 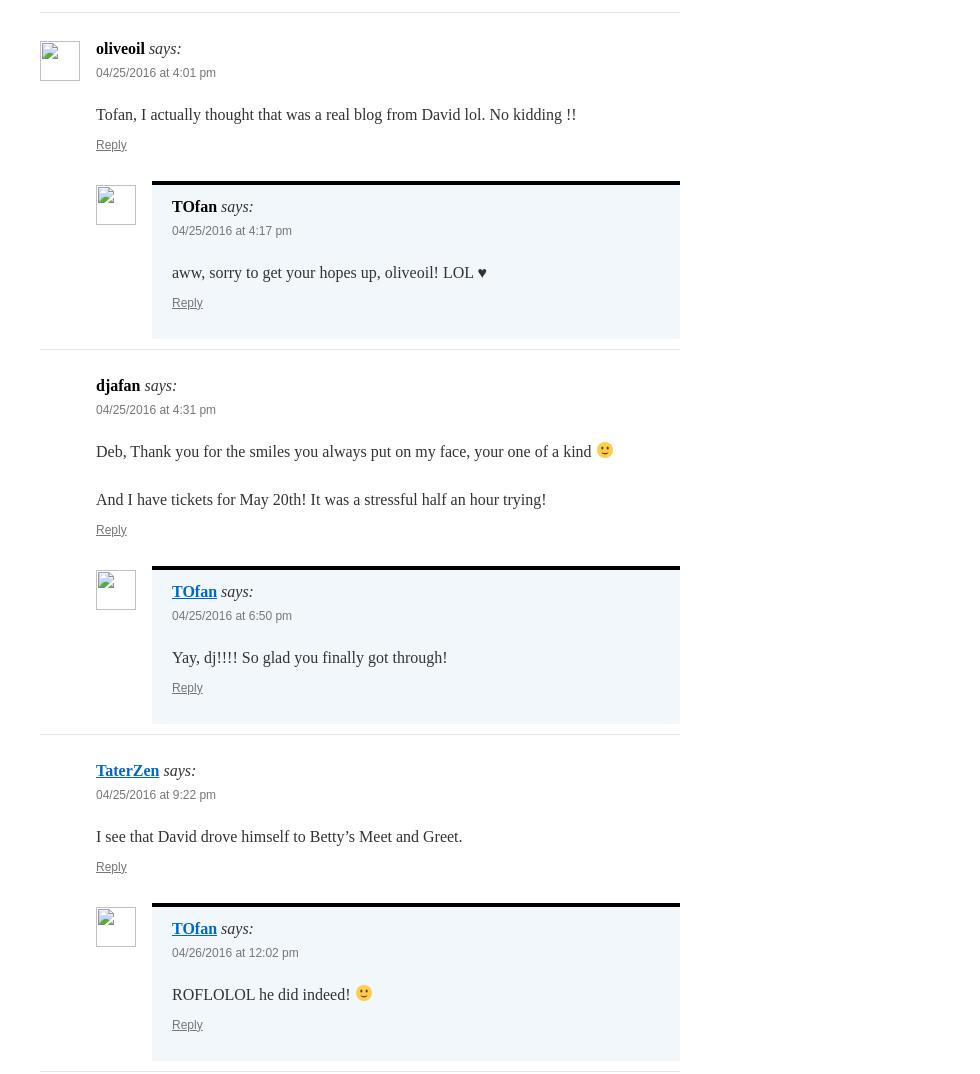 I want to click on '04/26/2016 at 12:02 pm', so click(x=235, y=951).